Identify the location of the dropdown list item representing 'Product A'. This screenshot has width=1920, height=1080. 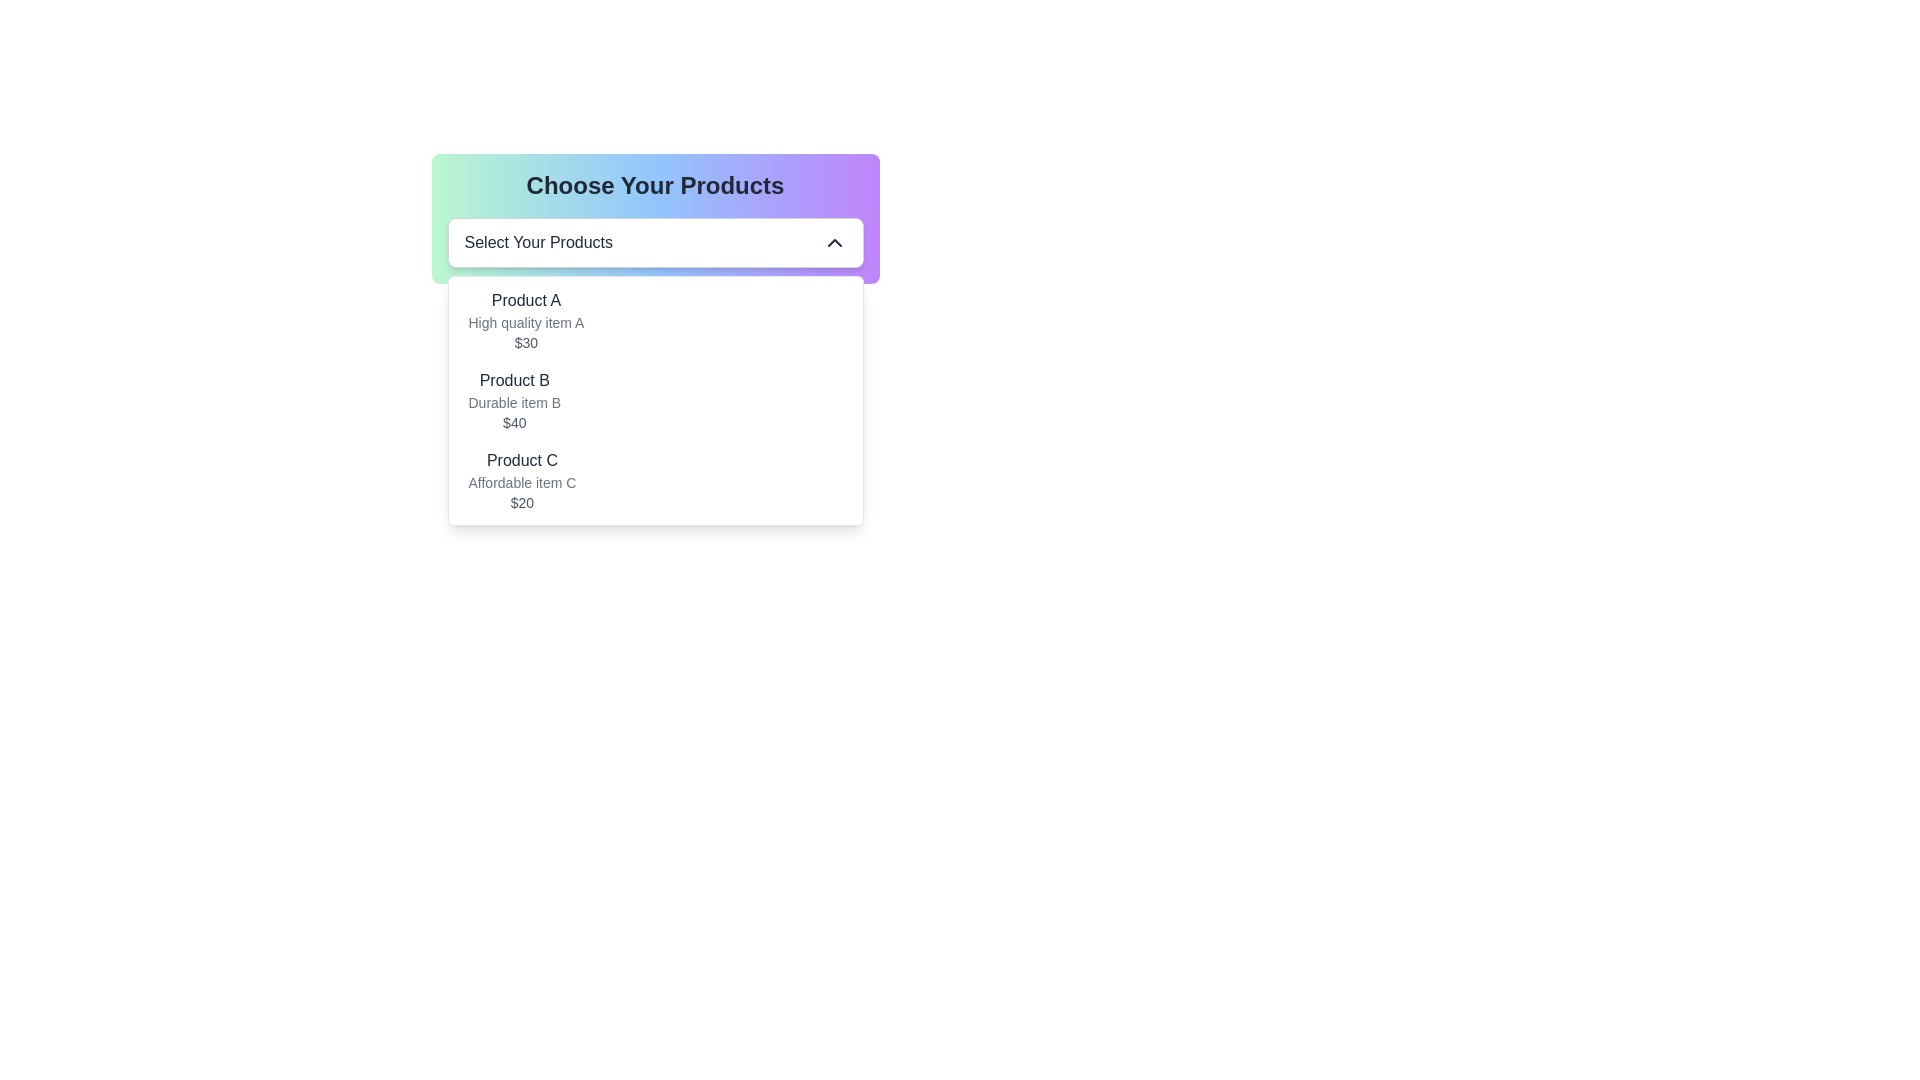
(526, 319).